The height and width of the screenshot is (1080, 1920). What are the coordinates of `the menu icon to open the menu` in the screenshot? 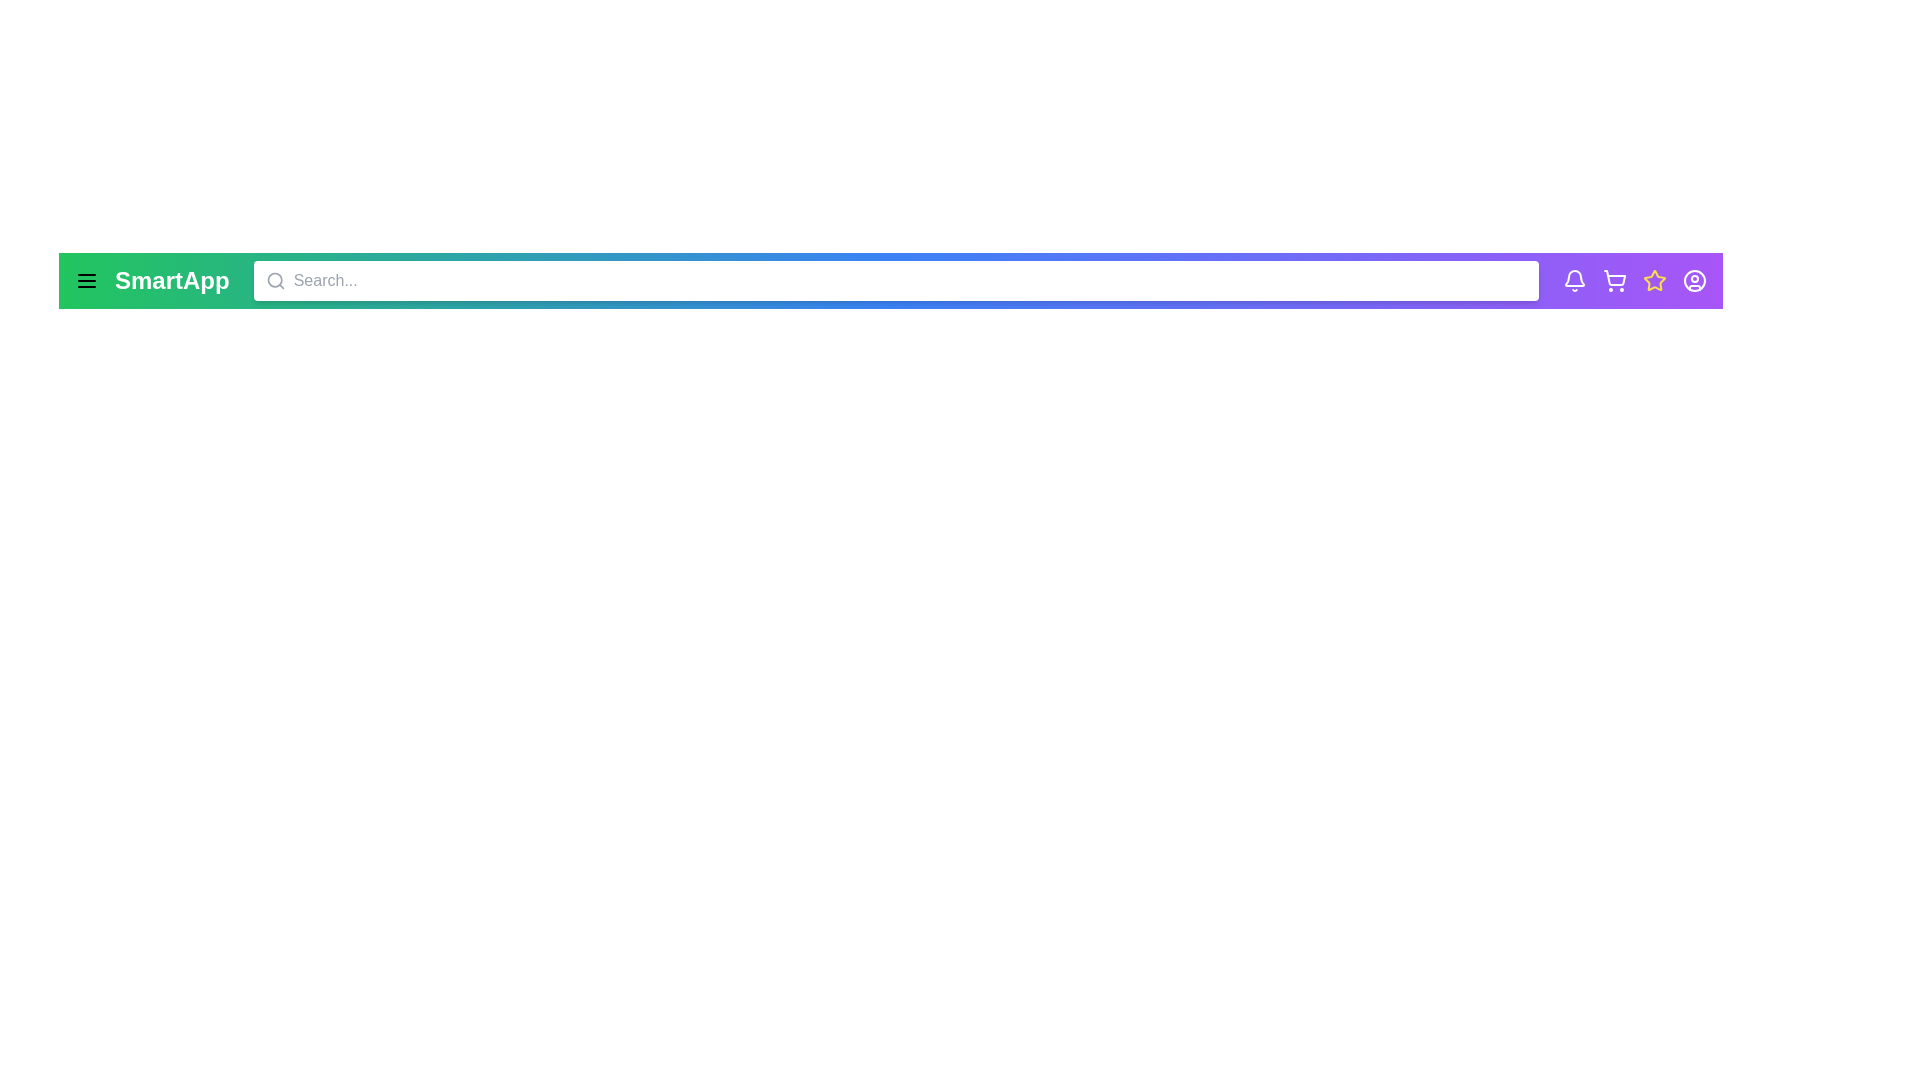 It's located at (85, 281).